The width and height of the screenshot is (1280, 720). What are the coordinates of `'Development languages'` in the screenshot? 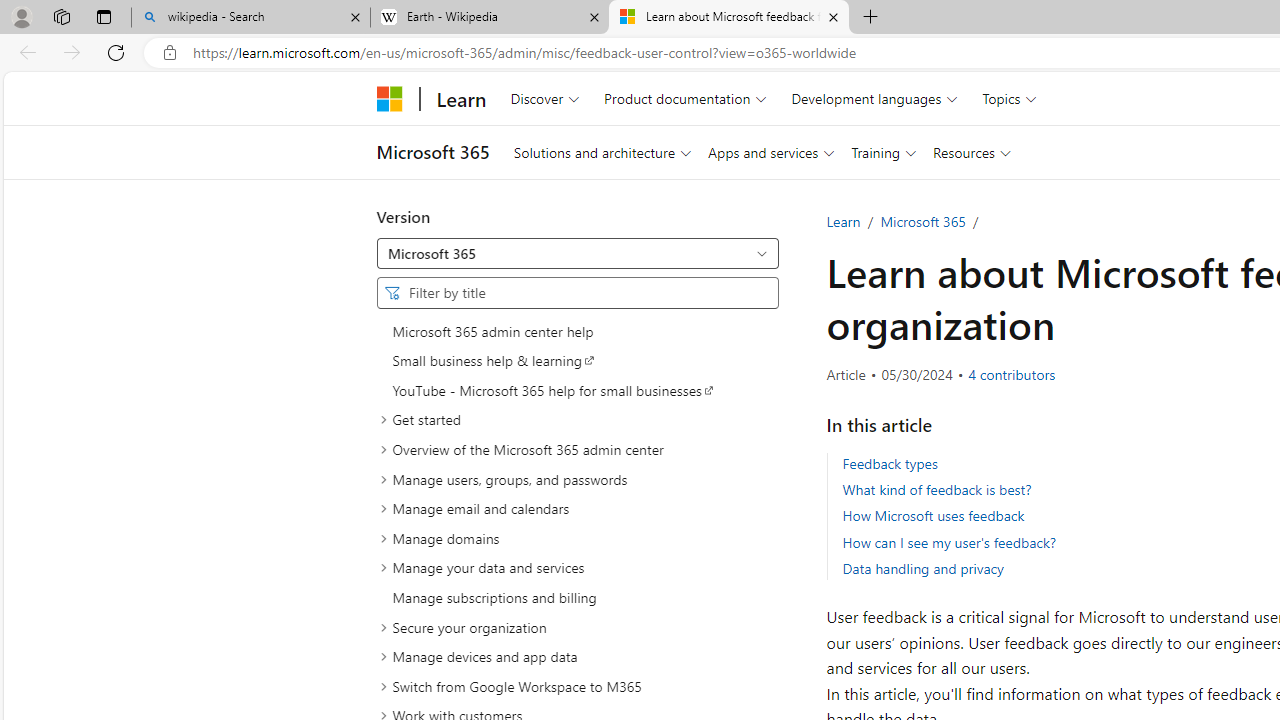 It's located at (874, 98).